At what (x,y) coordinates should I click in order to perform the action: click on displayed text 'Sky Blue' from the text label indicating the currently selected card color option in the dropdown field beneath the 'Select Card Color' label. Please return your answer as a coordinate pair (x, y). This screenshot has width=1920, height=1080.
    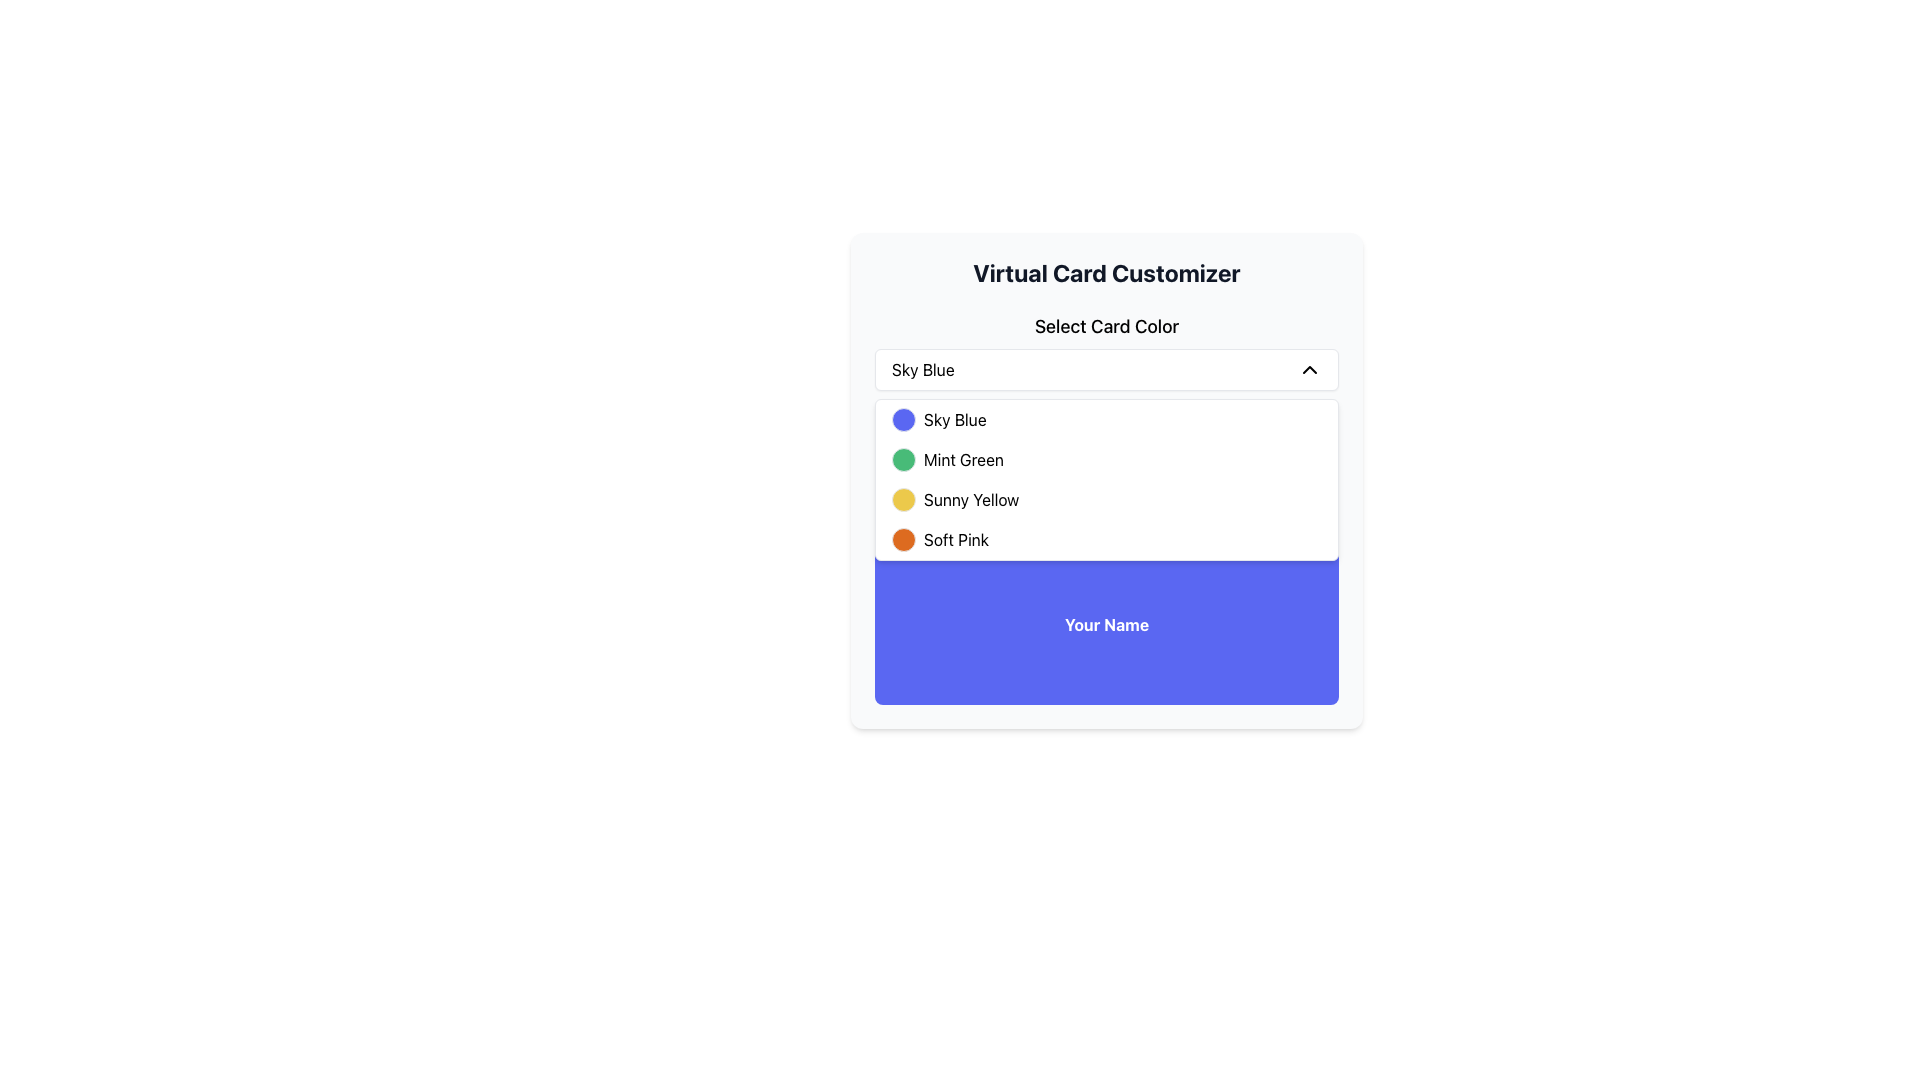
    Looking at the image, I should click on (922, 370).